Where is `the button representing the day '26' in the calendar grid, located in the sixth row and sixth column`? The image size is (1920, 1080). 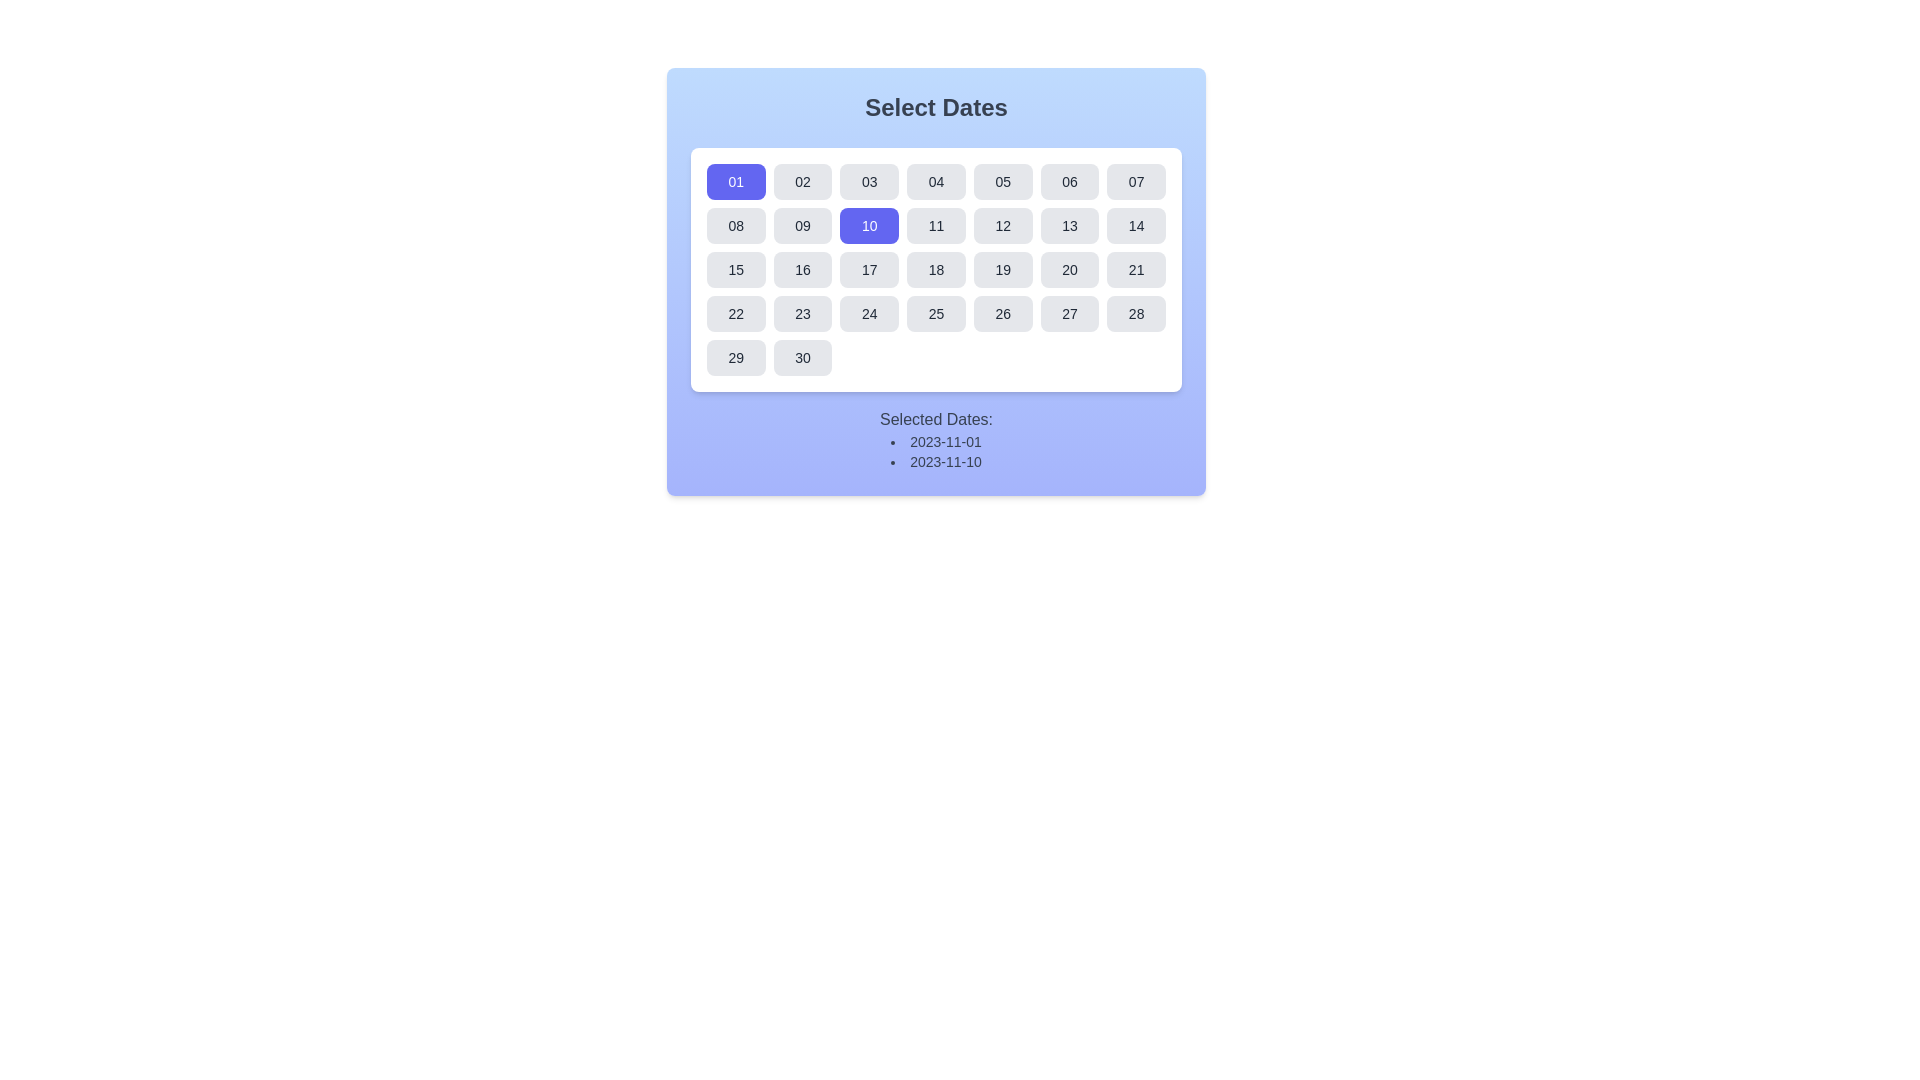 the button representing the day '26' in the calendar grid, located in the sixth row and sixth column is located at coordinates (1003, 313).